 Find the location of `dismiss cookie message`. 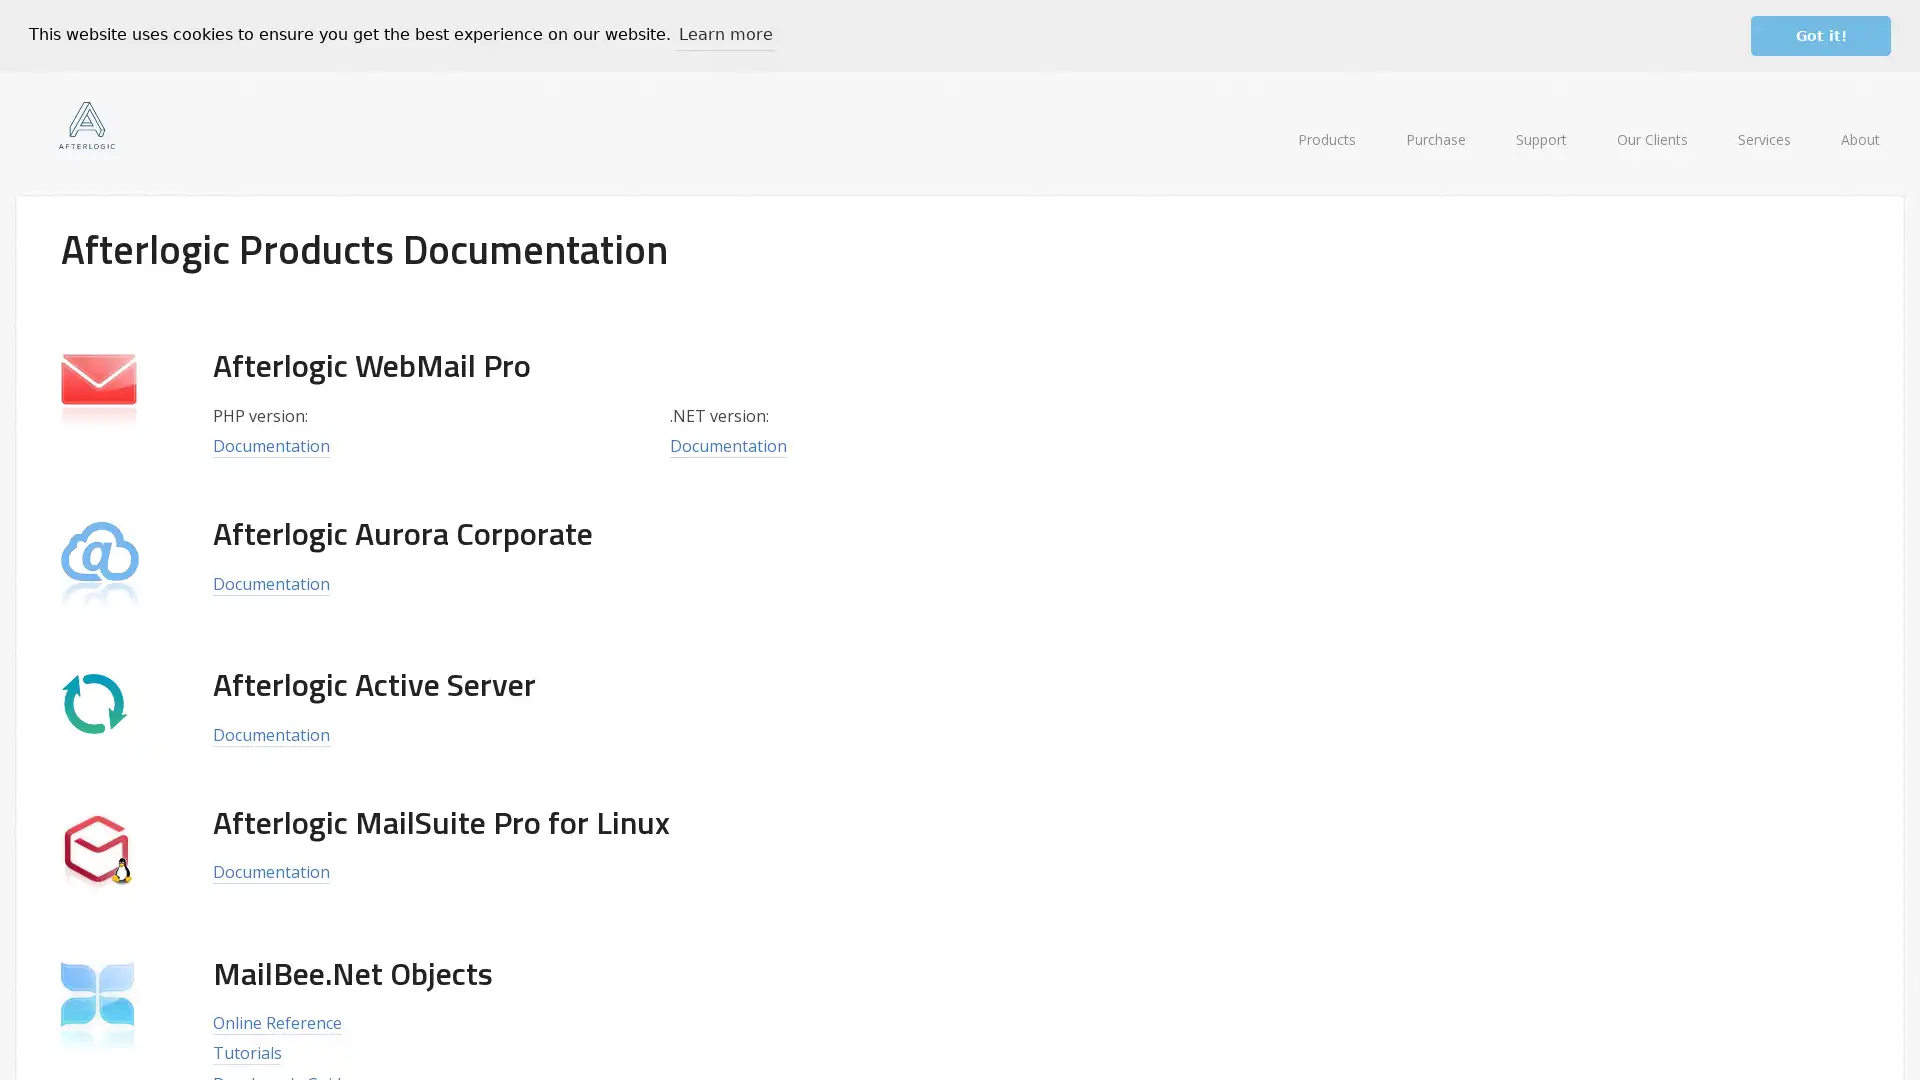

dismiss cookie message is located at coordinates (1820, 35).